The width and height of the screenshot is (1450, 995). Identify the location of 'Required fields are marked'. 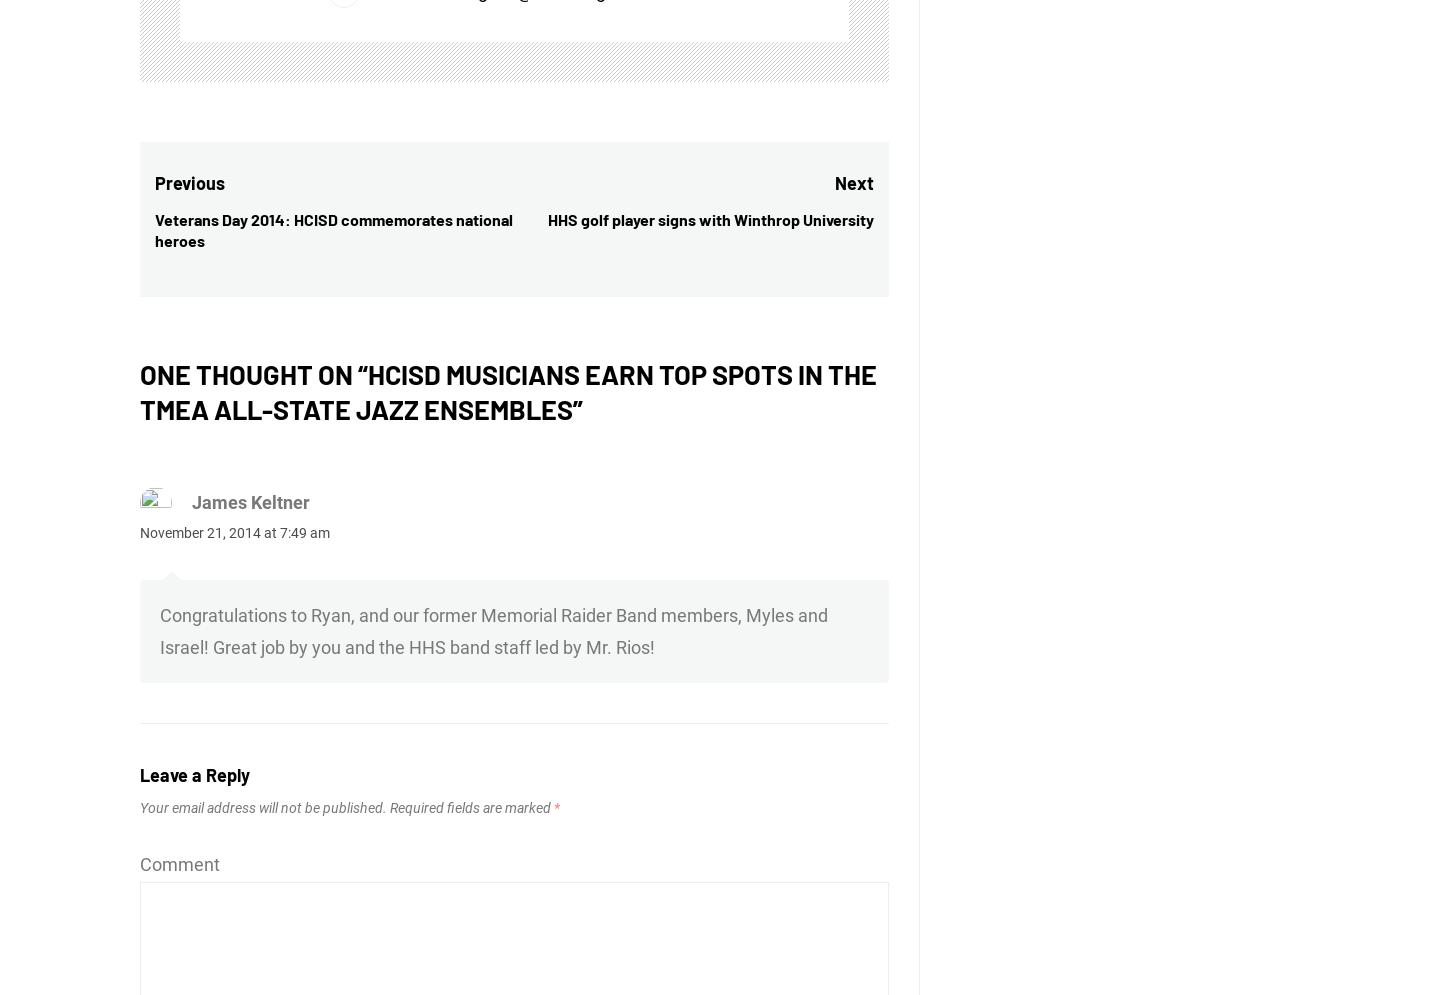
(469, 807).